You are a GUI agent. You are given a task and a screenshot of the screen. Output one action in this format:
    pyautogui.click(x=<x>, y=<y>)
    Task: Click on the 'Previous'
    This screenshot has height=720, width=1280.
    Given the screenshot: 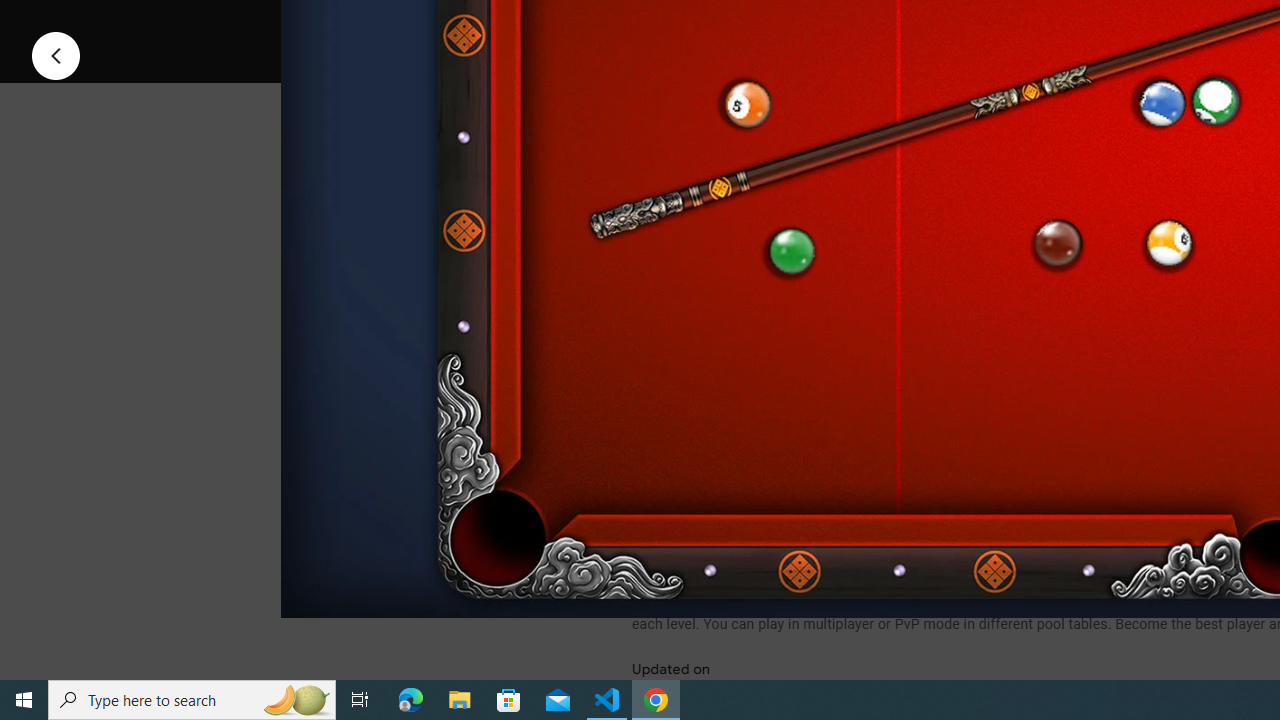 What is the action you would take?
    pyautogui.click(x=55, y=54)
    